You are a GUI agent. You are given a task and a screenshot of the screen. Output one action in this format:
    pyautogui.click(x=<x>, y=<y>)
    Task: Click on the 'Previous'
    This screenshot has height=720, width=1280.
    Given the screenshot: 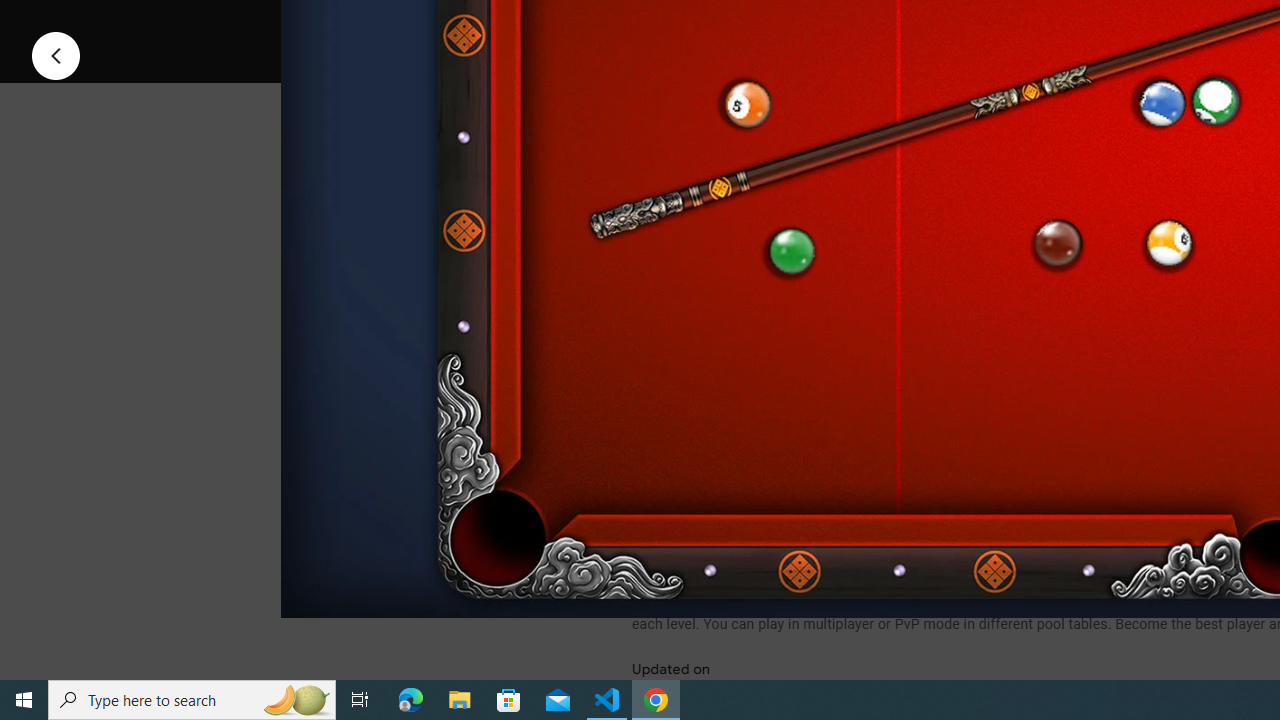 What is the action you would take?
    pyautogui.click(x=55, y=54)
    